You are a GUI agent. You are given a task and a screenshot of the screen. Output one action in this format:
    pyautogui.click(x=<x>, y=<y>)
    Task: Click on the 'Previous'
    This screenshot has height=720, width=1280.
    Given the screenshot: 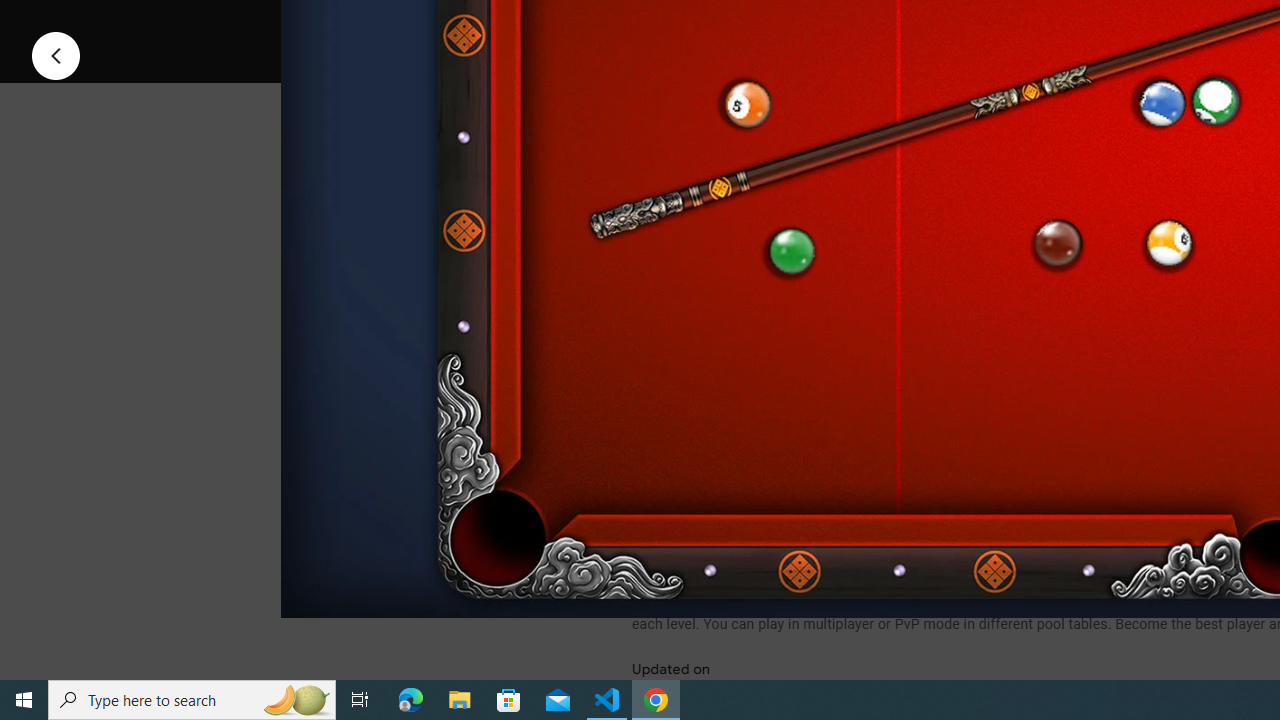 What is the action you would take?
    pyautogui.click(x=55, y=54)
    